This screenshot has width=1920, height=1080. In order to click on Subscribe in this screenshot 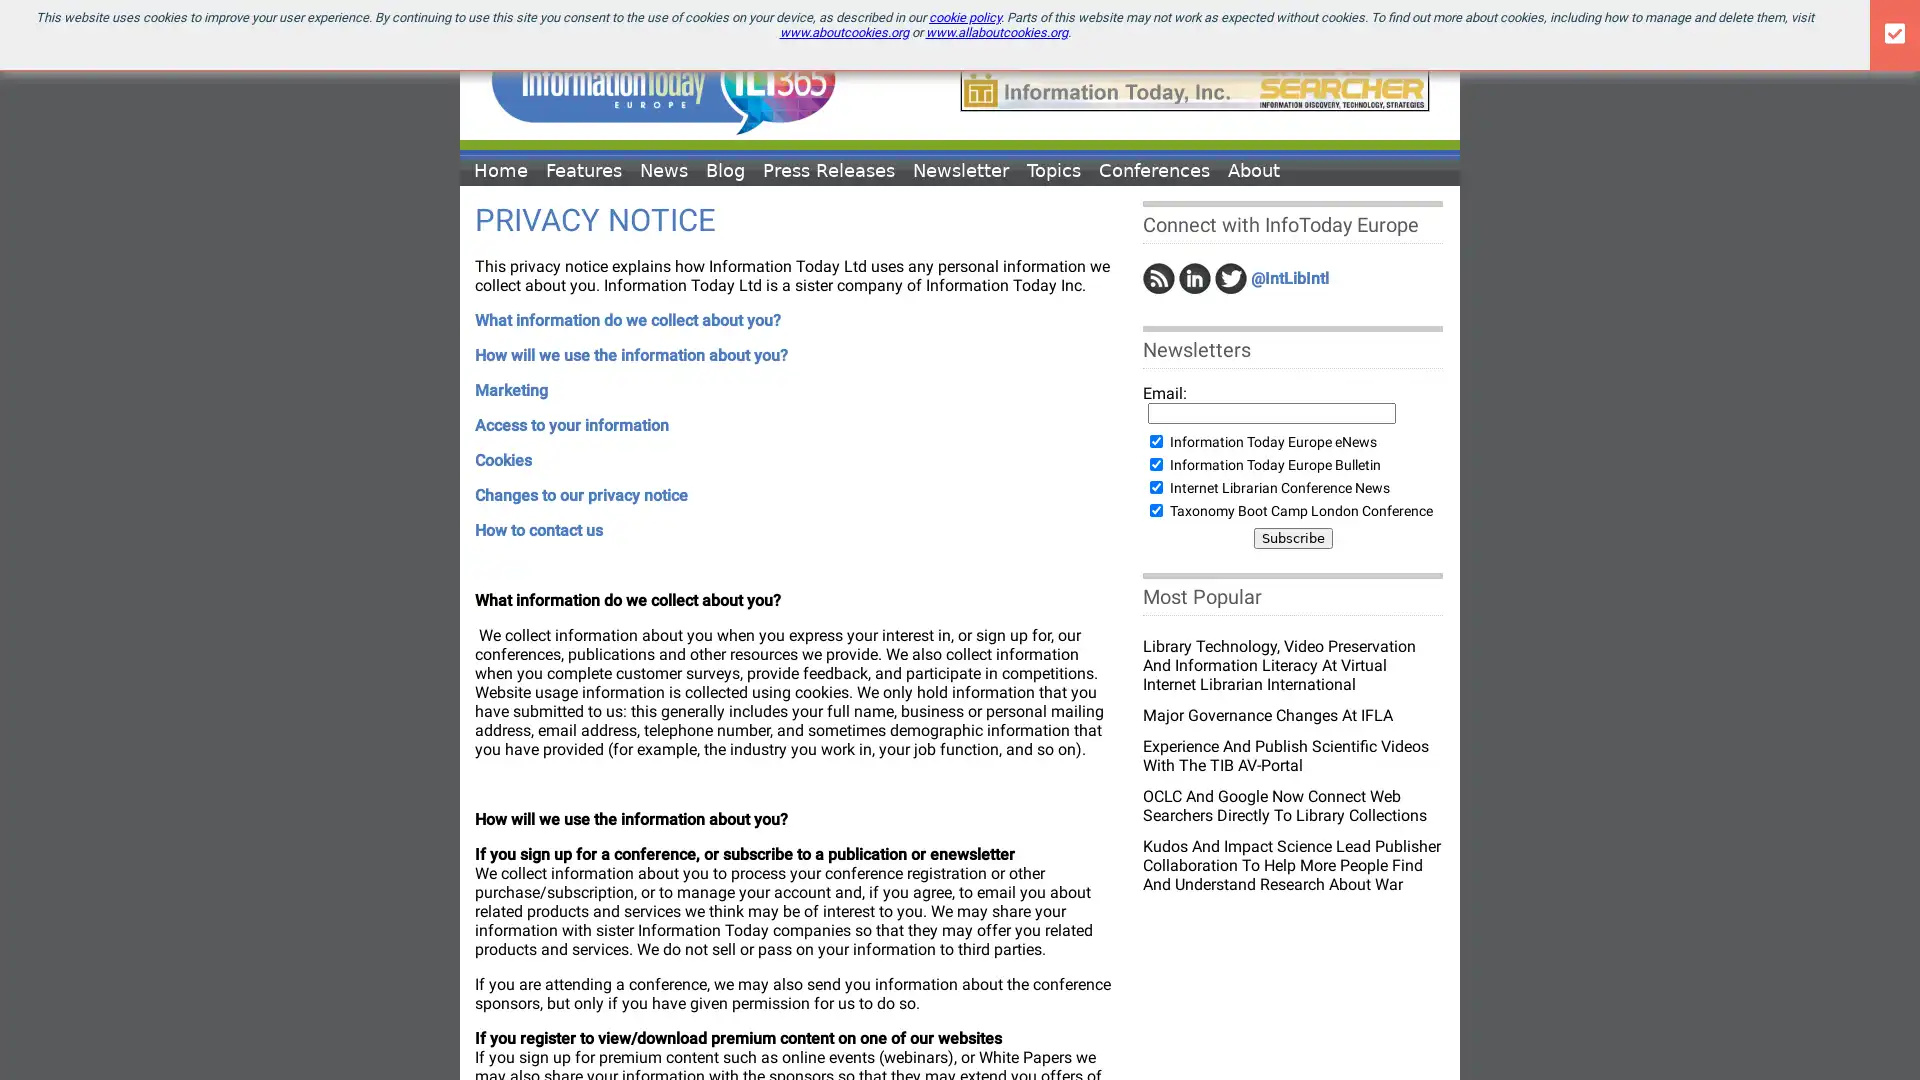, I will do `click(1292, 537)`.